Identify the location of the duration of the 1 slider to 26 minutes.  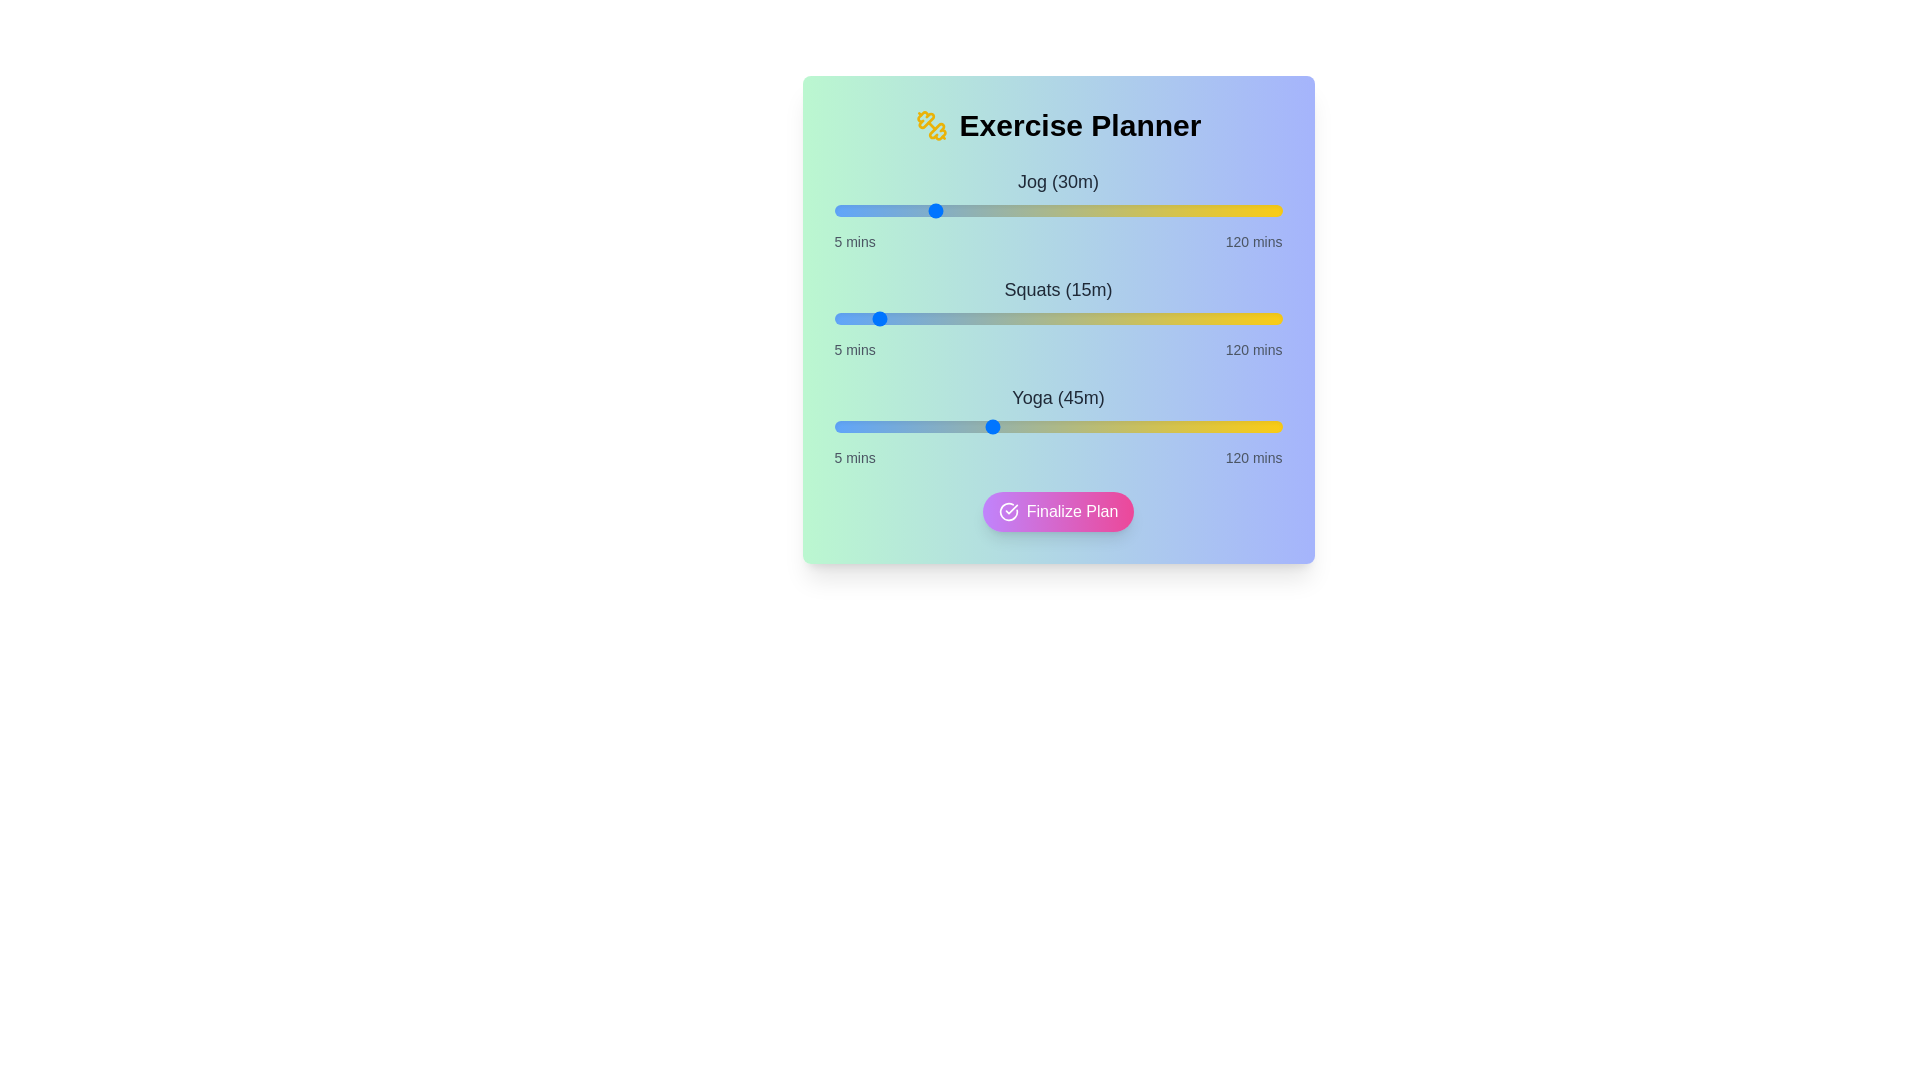
(915, 318).